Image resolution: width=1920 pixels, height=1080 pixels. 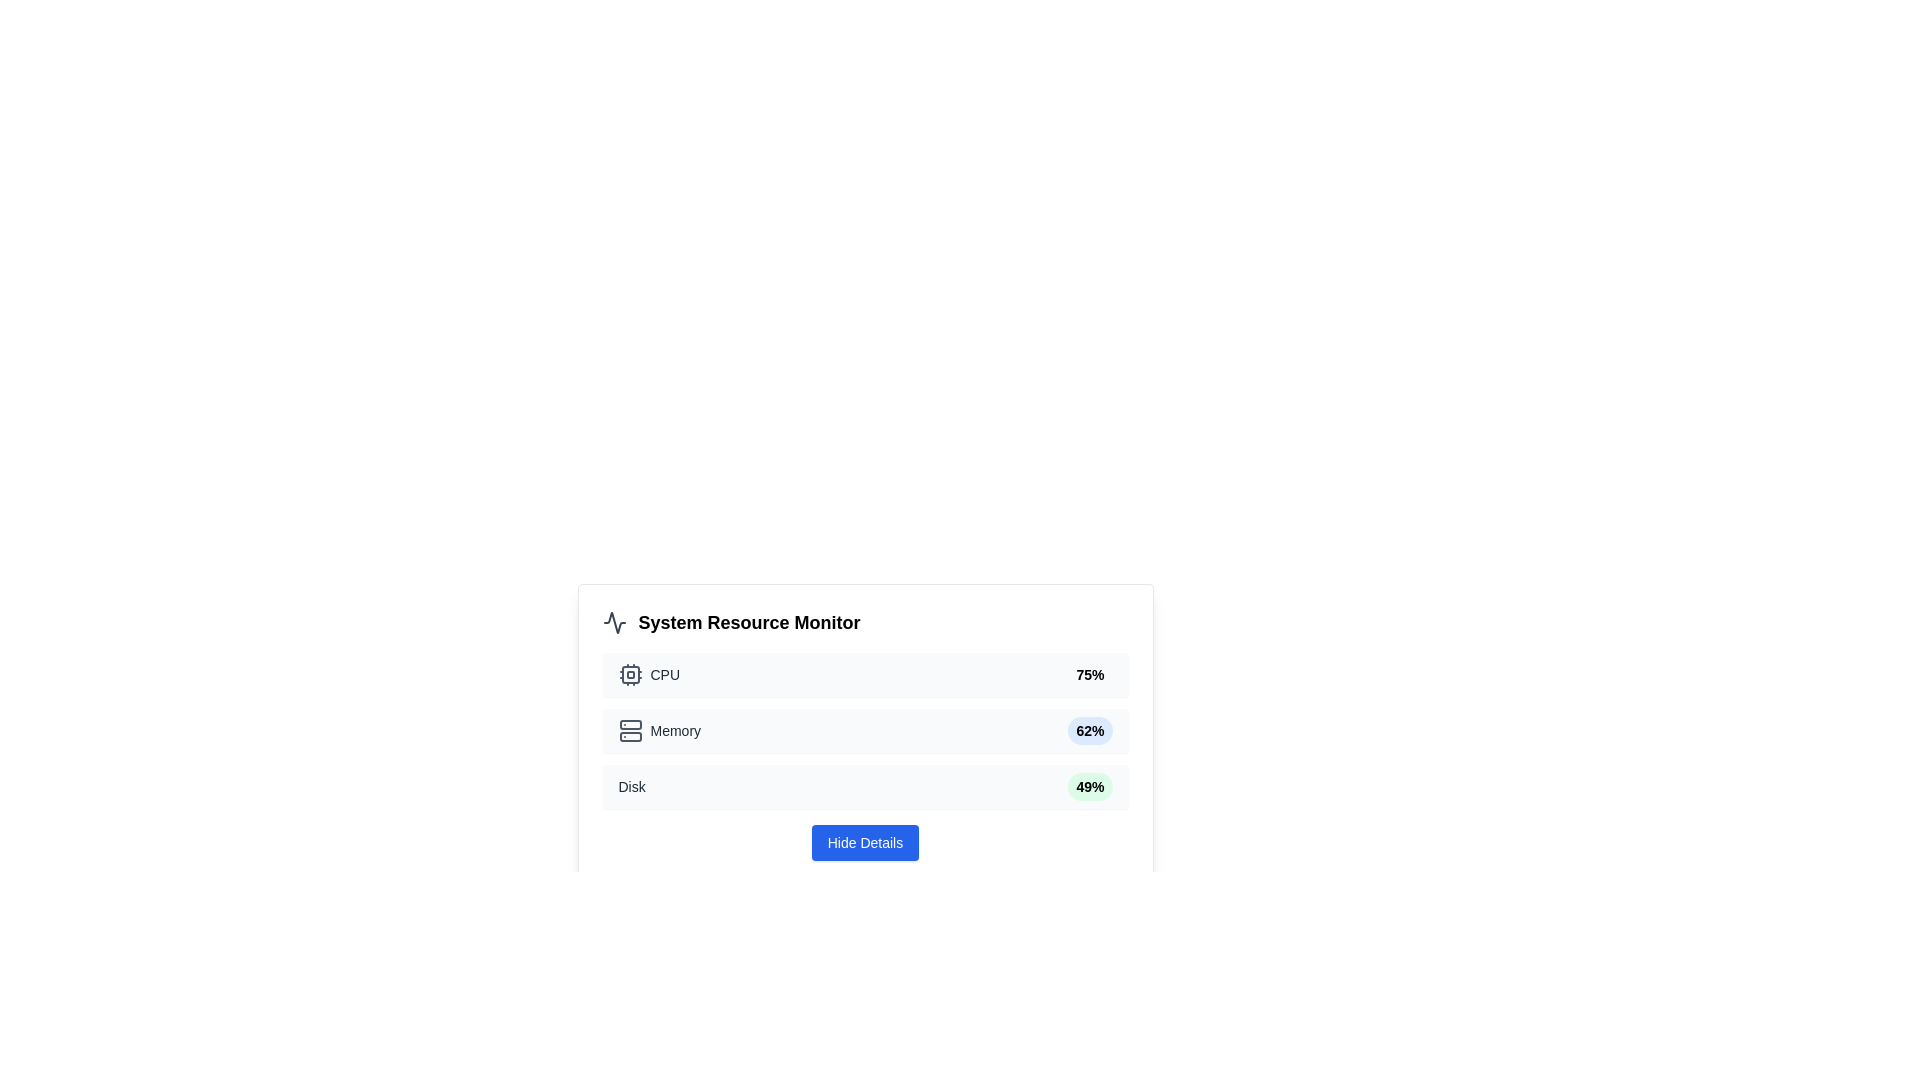 I want to click on the Text label displaying the current CPU usage percentage, which is located to the right of the 'CPU' label and its icon, indicating system monitoring status, so click(x=1089, y=675).